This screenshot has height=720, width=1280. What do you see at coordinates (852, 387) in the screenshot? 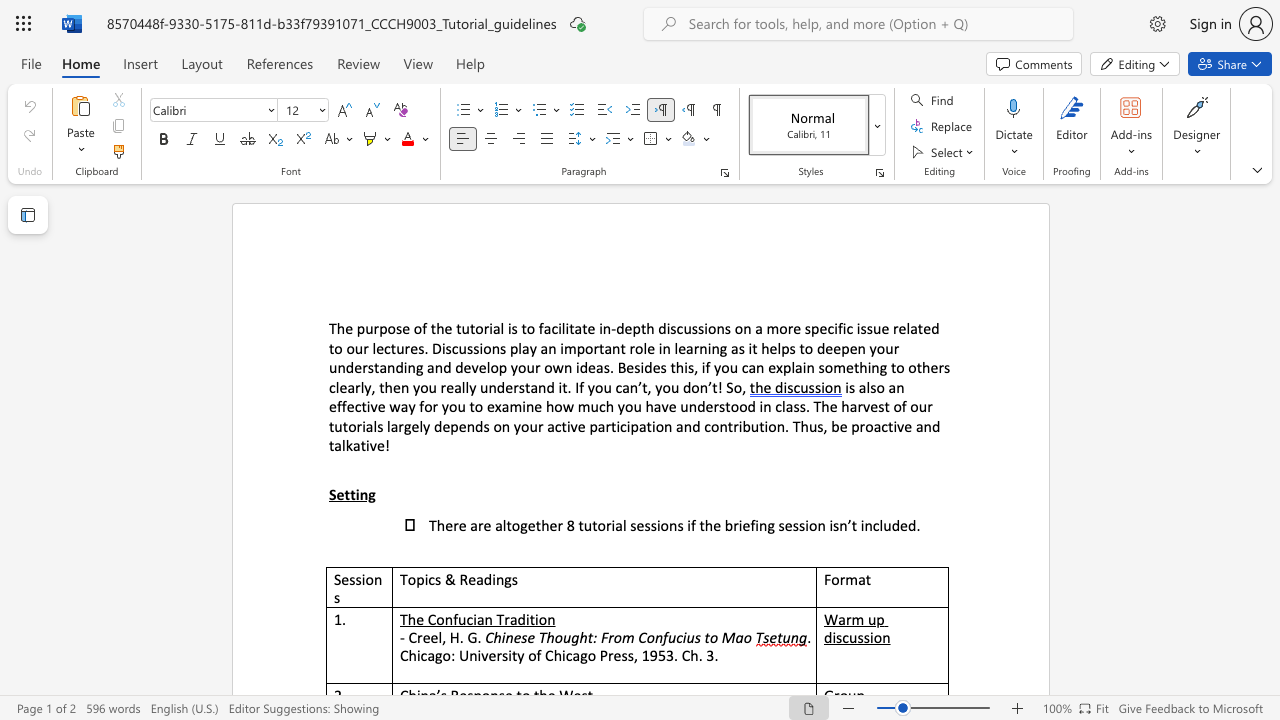
I see `the 1th character "s" in the text` at bounding box center [852, 387].